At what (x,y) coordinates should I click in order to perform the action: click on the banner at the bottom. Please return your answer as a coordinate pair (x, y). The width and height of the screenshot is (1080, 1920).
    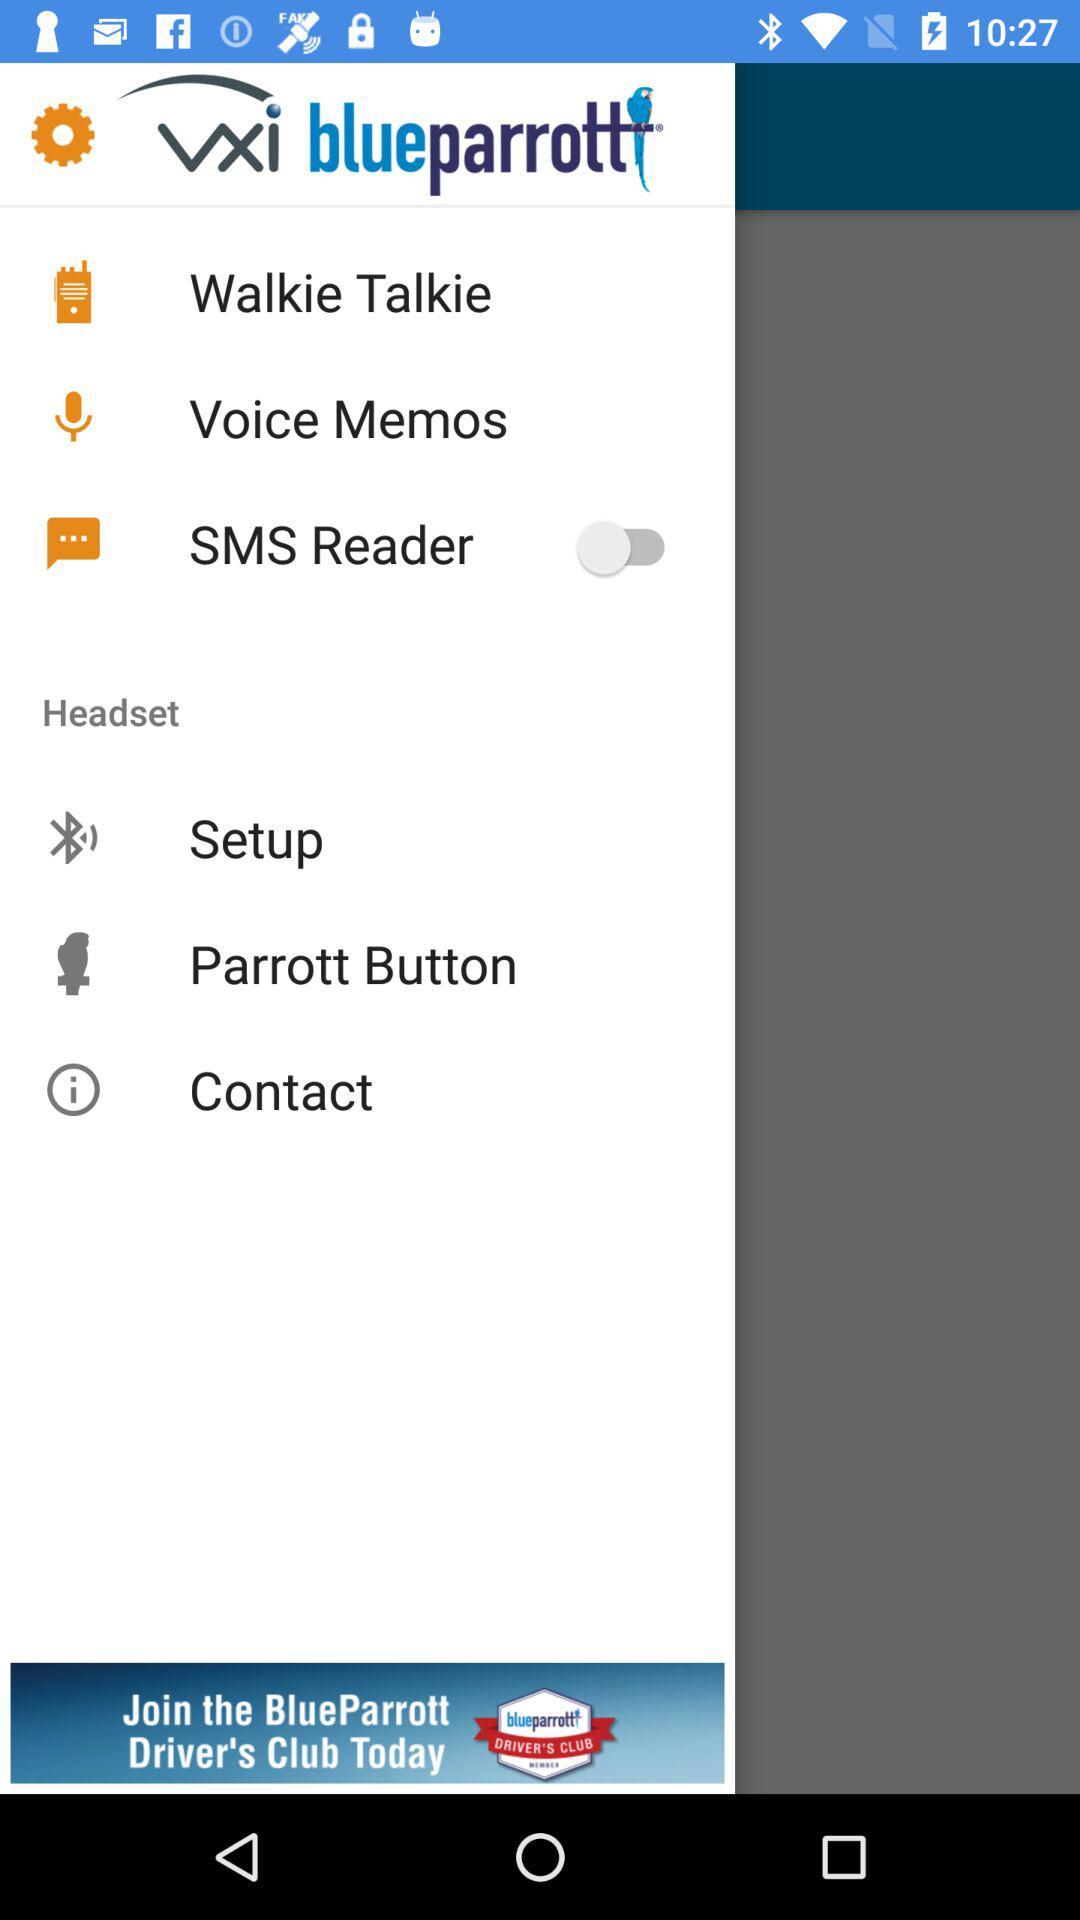
    Looking at the image, I should click on (540, 1660).